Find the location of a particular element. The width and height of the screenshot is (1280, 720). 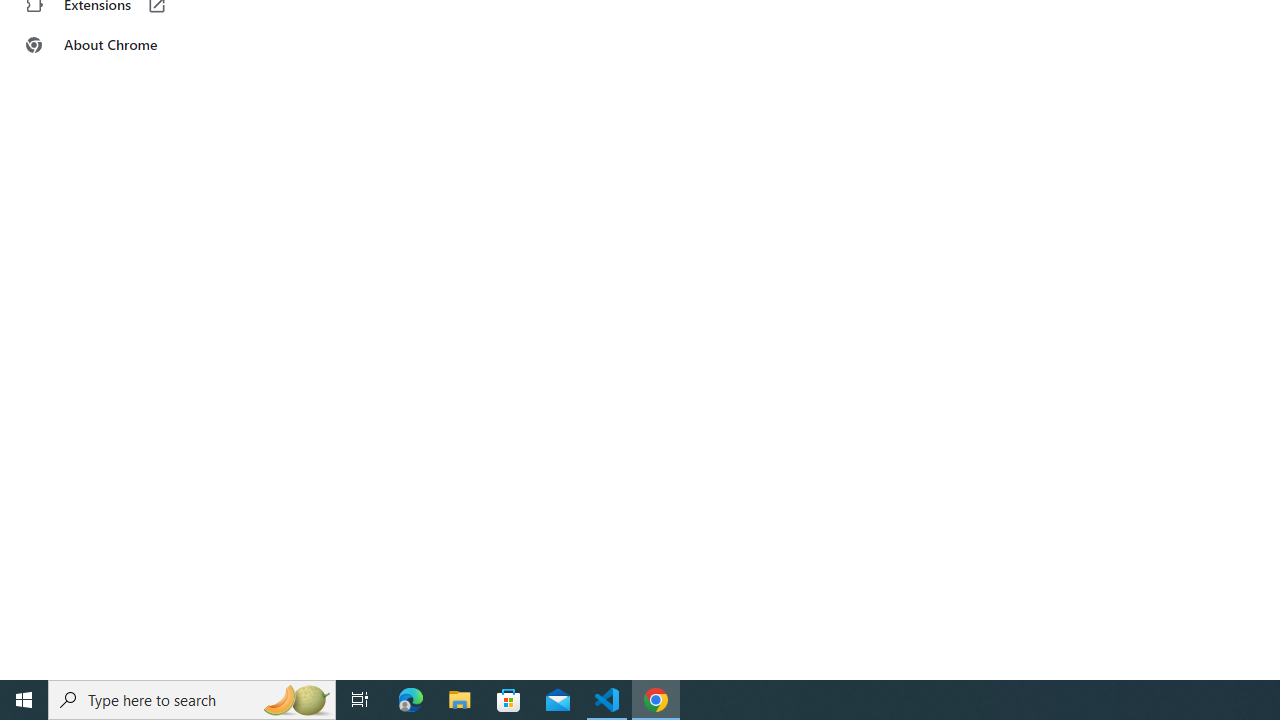

'Type here to search' is located at coordinates (192, 698).